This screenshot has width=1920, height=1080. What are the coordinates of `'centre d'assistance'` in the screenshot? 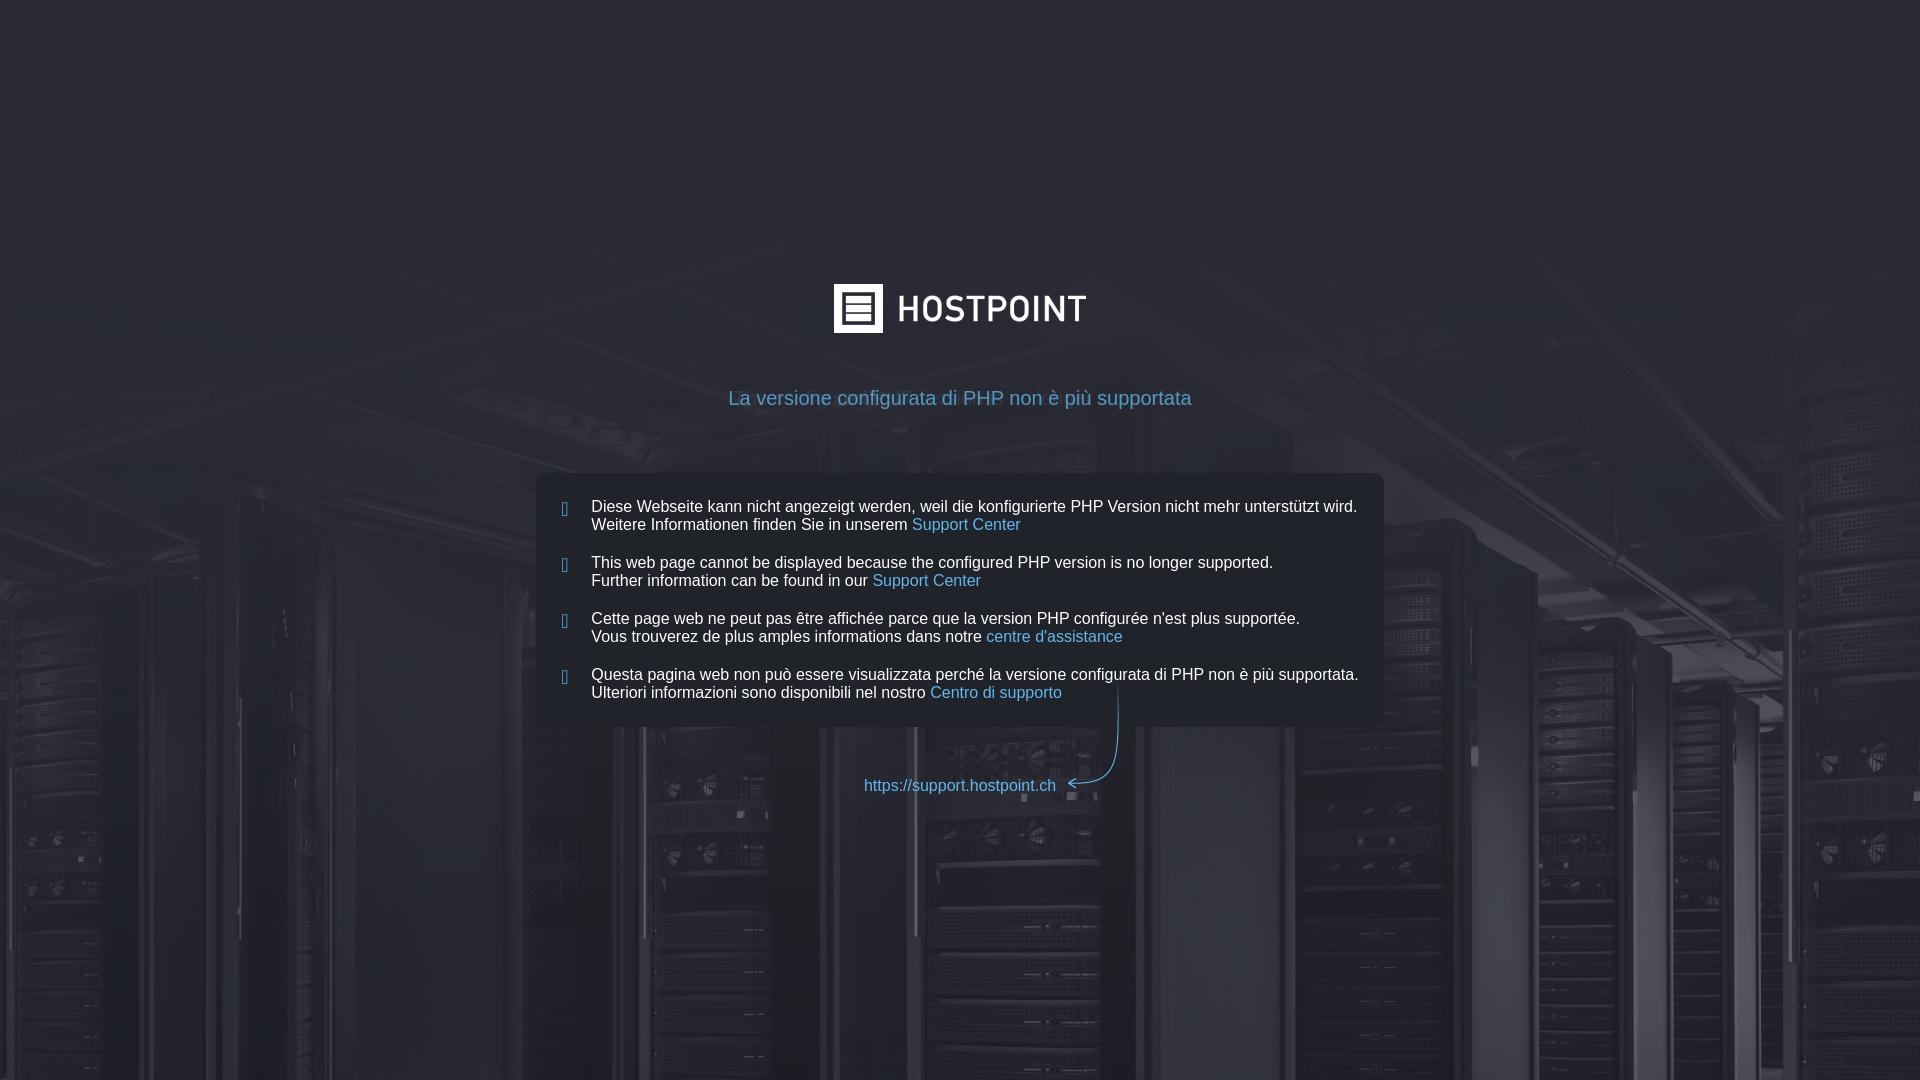 It's located at (1053, 636).